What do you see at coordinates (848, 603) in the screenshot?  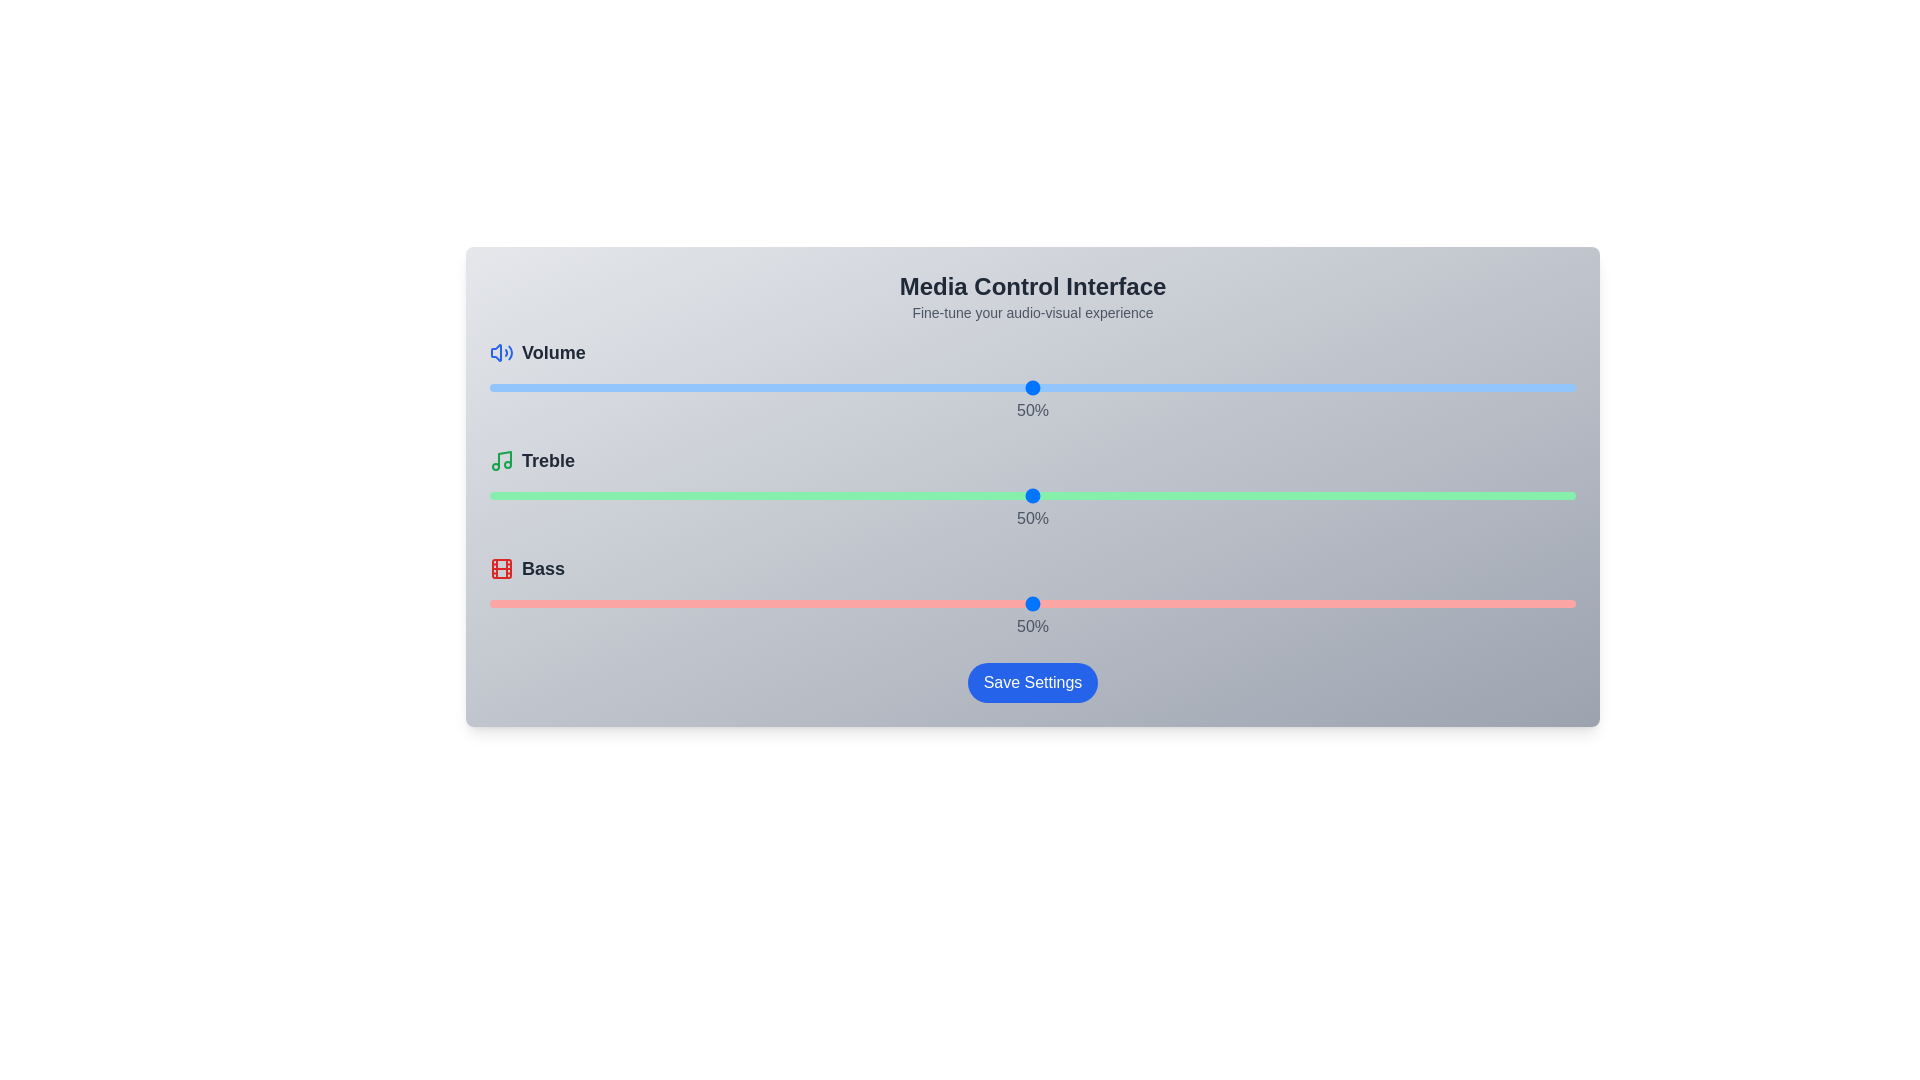 I see `bass level` at bounding box center [848, 603].